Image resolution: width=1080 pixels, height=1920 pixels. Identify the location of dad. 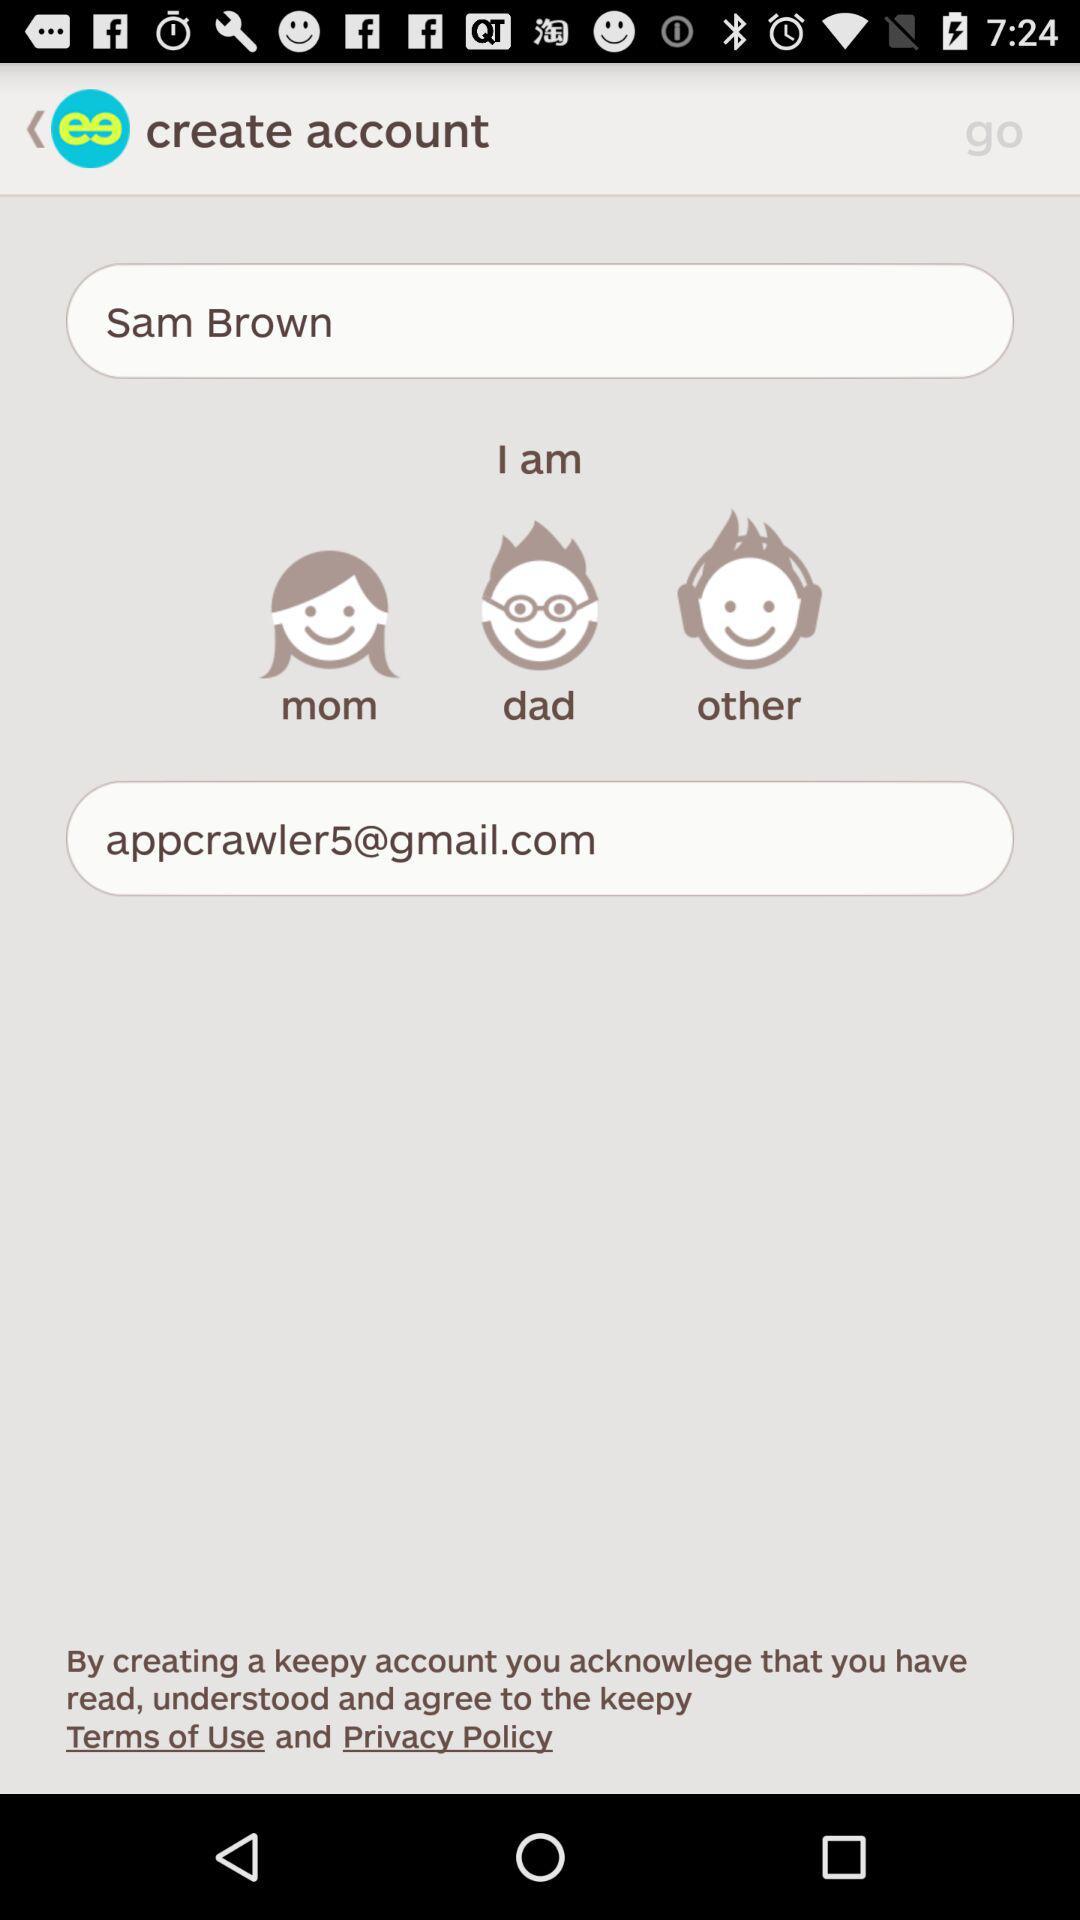
(540, 617).